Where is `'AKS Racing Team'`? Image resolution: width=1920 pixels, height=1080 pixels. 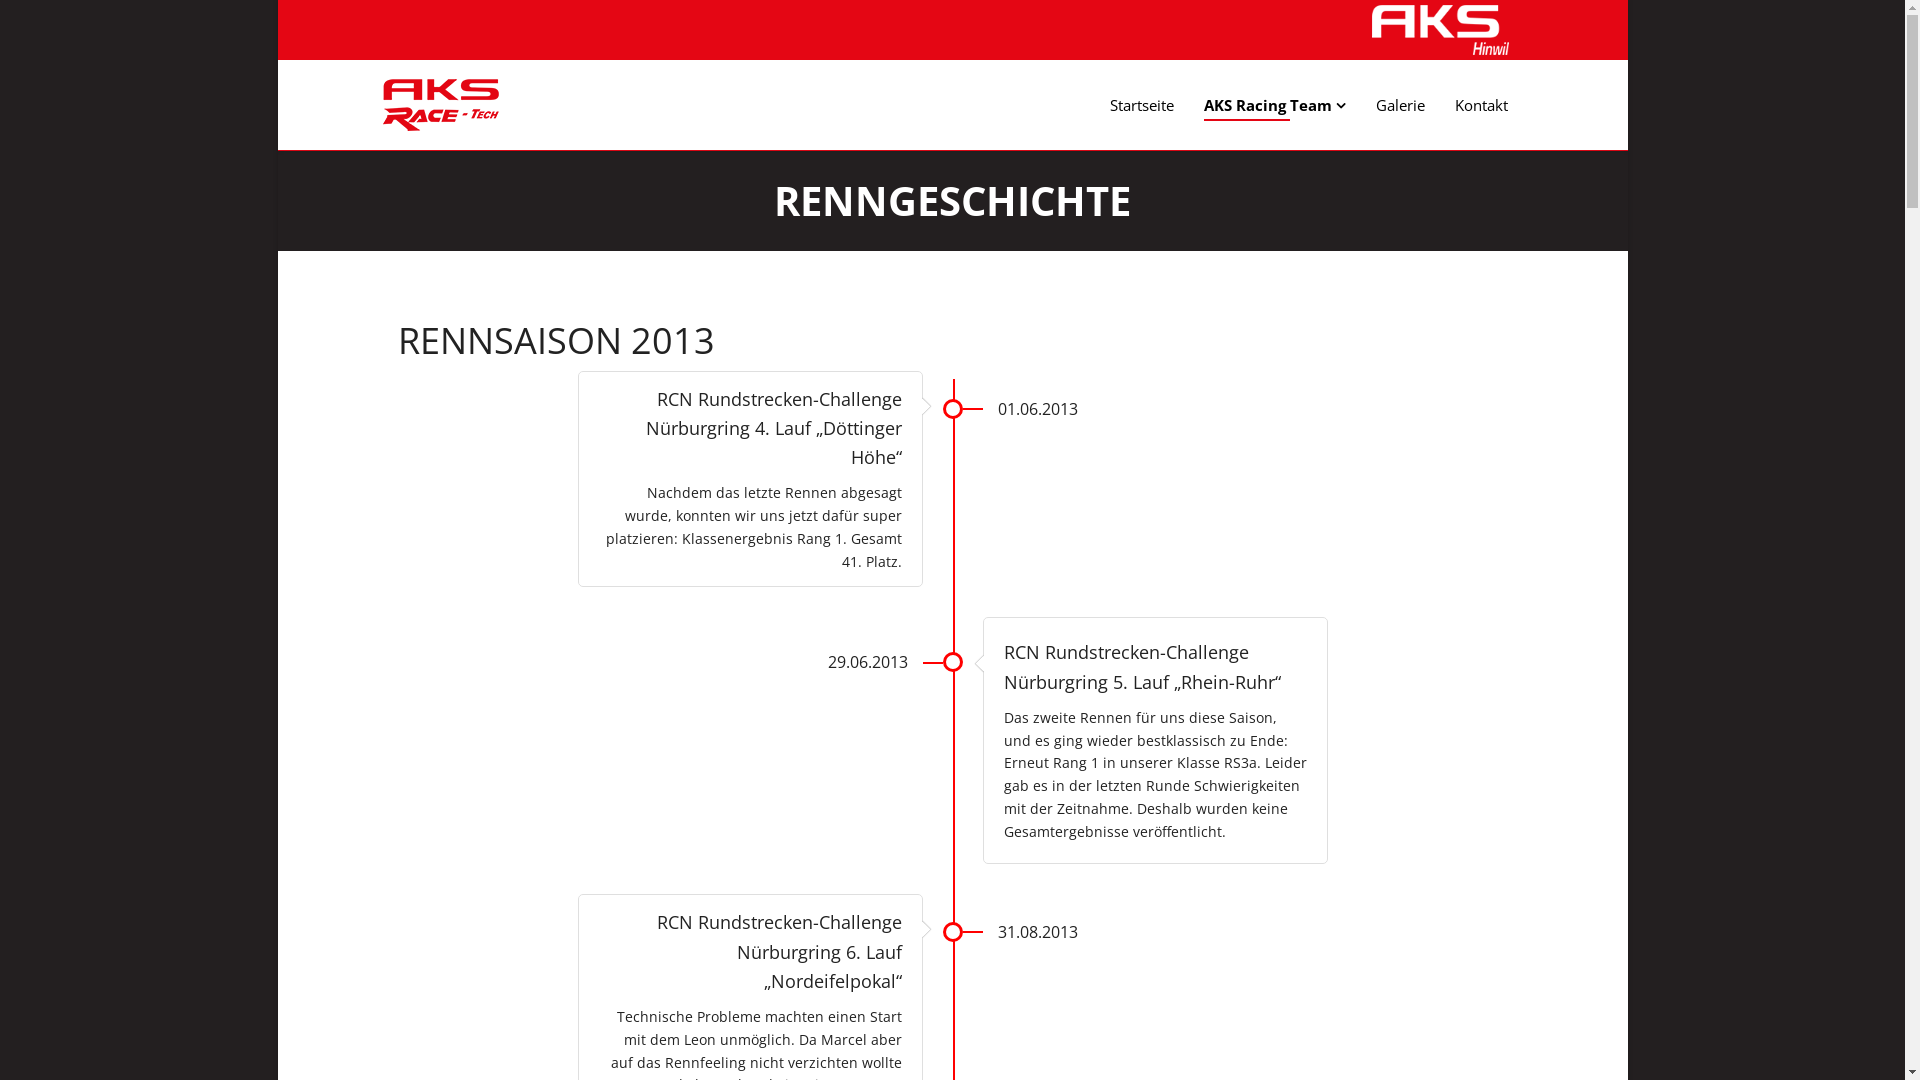
'AKS Racing Team' is located at coordinates (1272, 105).